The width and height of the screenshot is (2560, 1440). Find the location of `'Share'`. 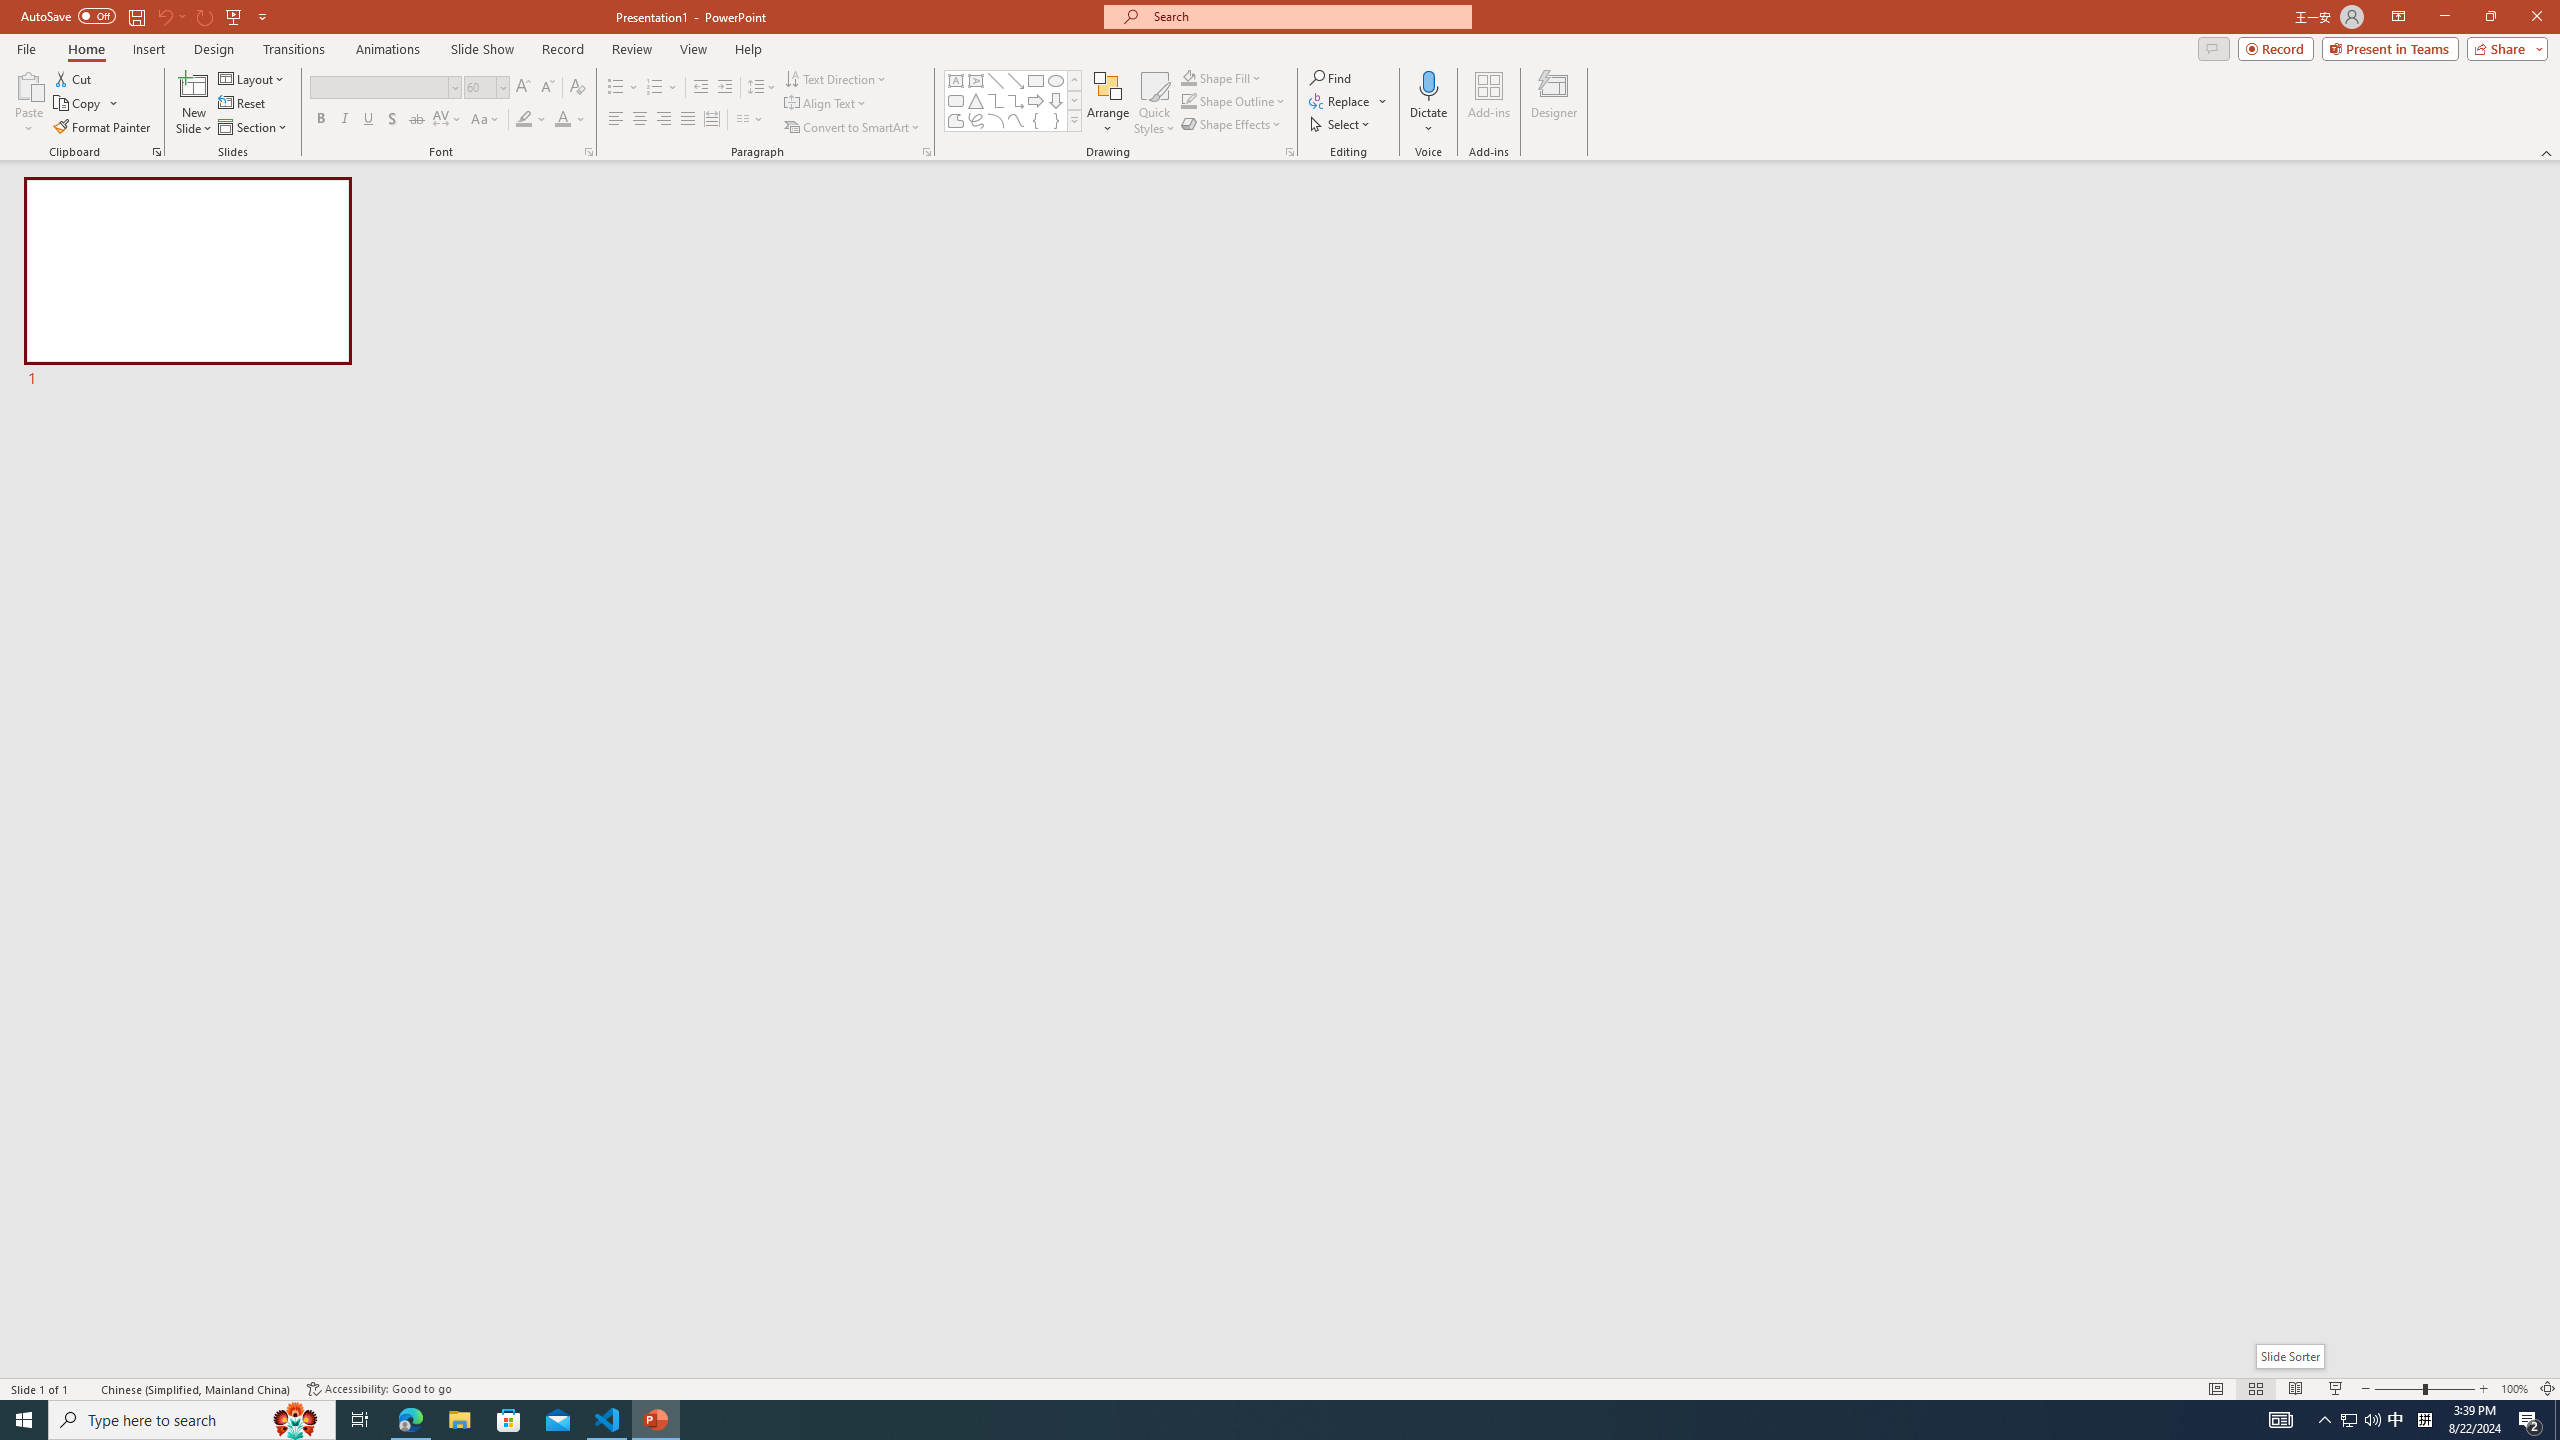

'Share' is located at coordinates (2502, 47).